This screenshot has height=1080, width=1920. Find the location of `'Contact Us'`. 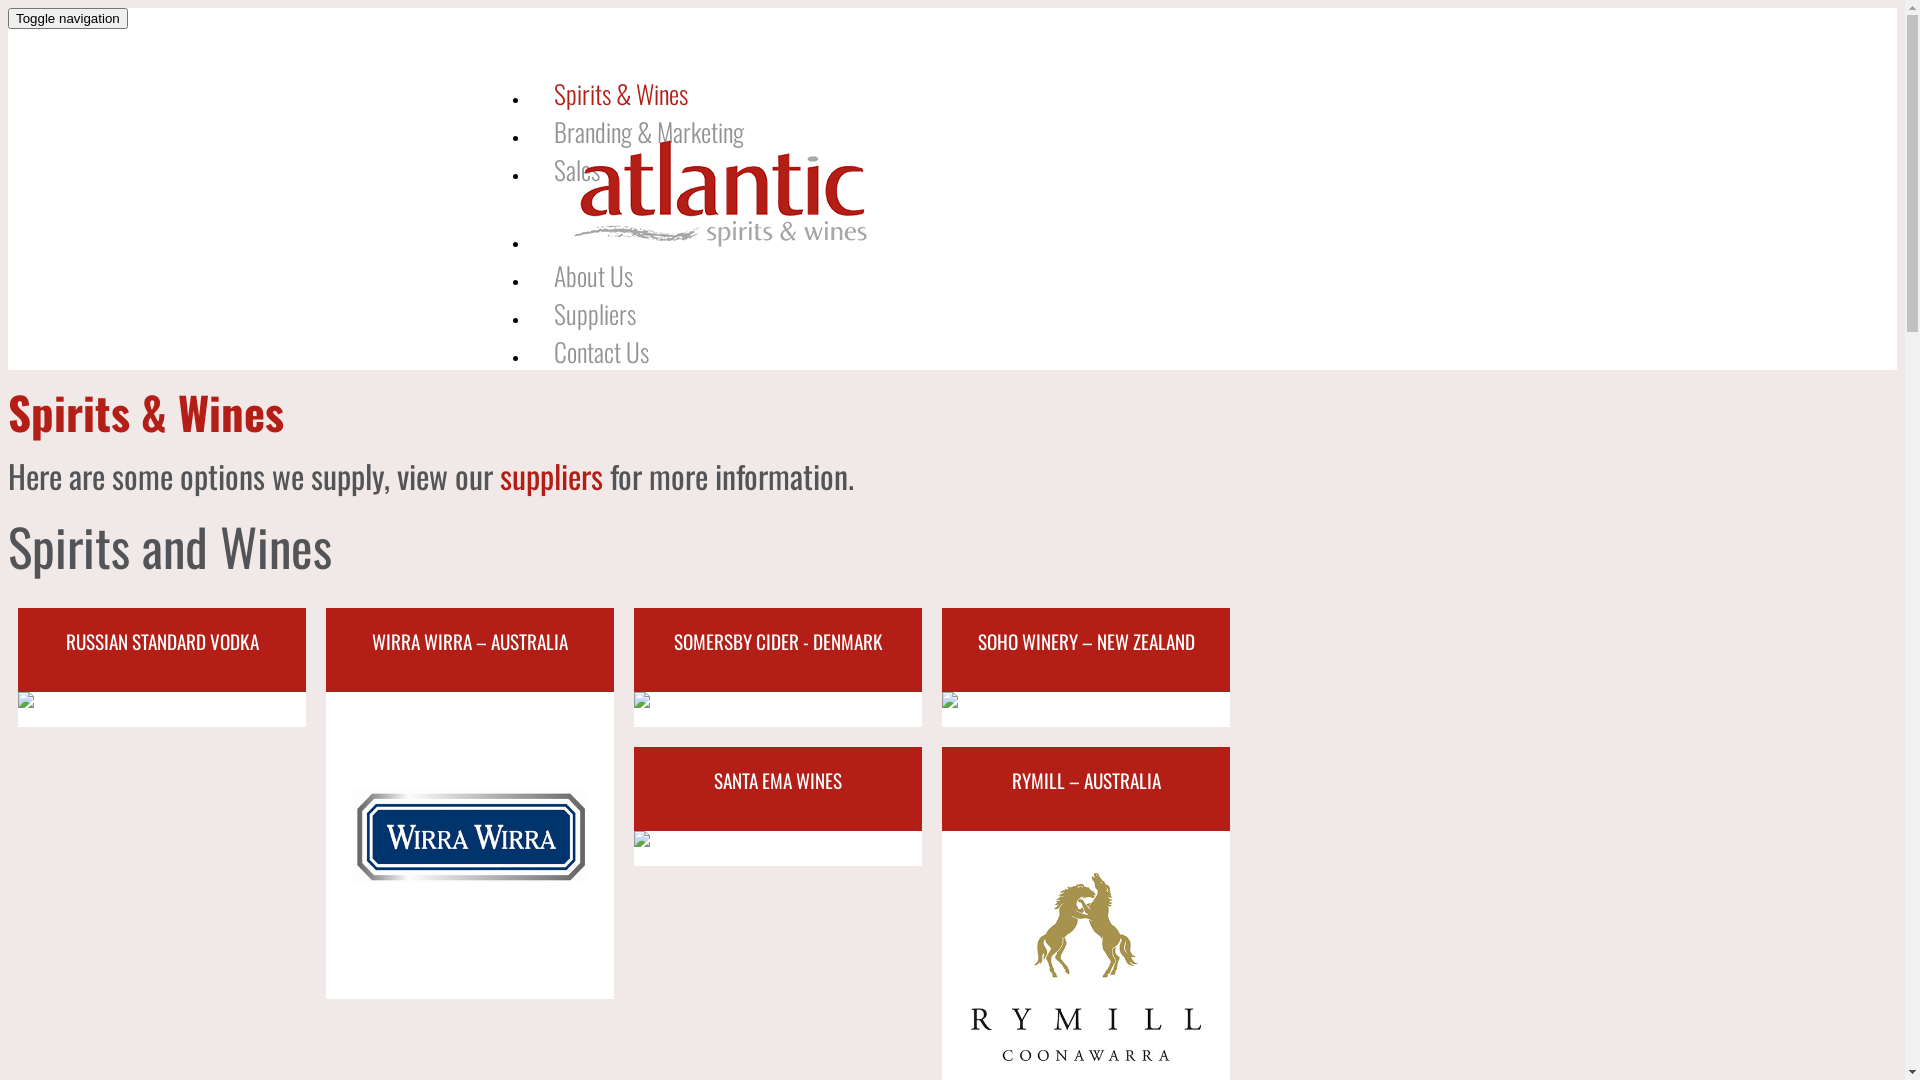

'Contact Us' is located at coordinates (599, 350).